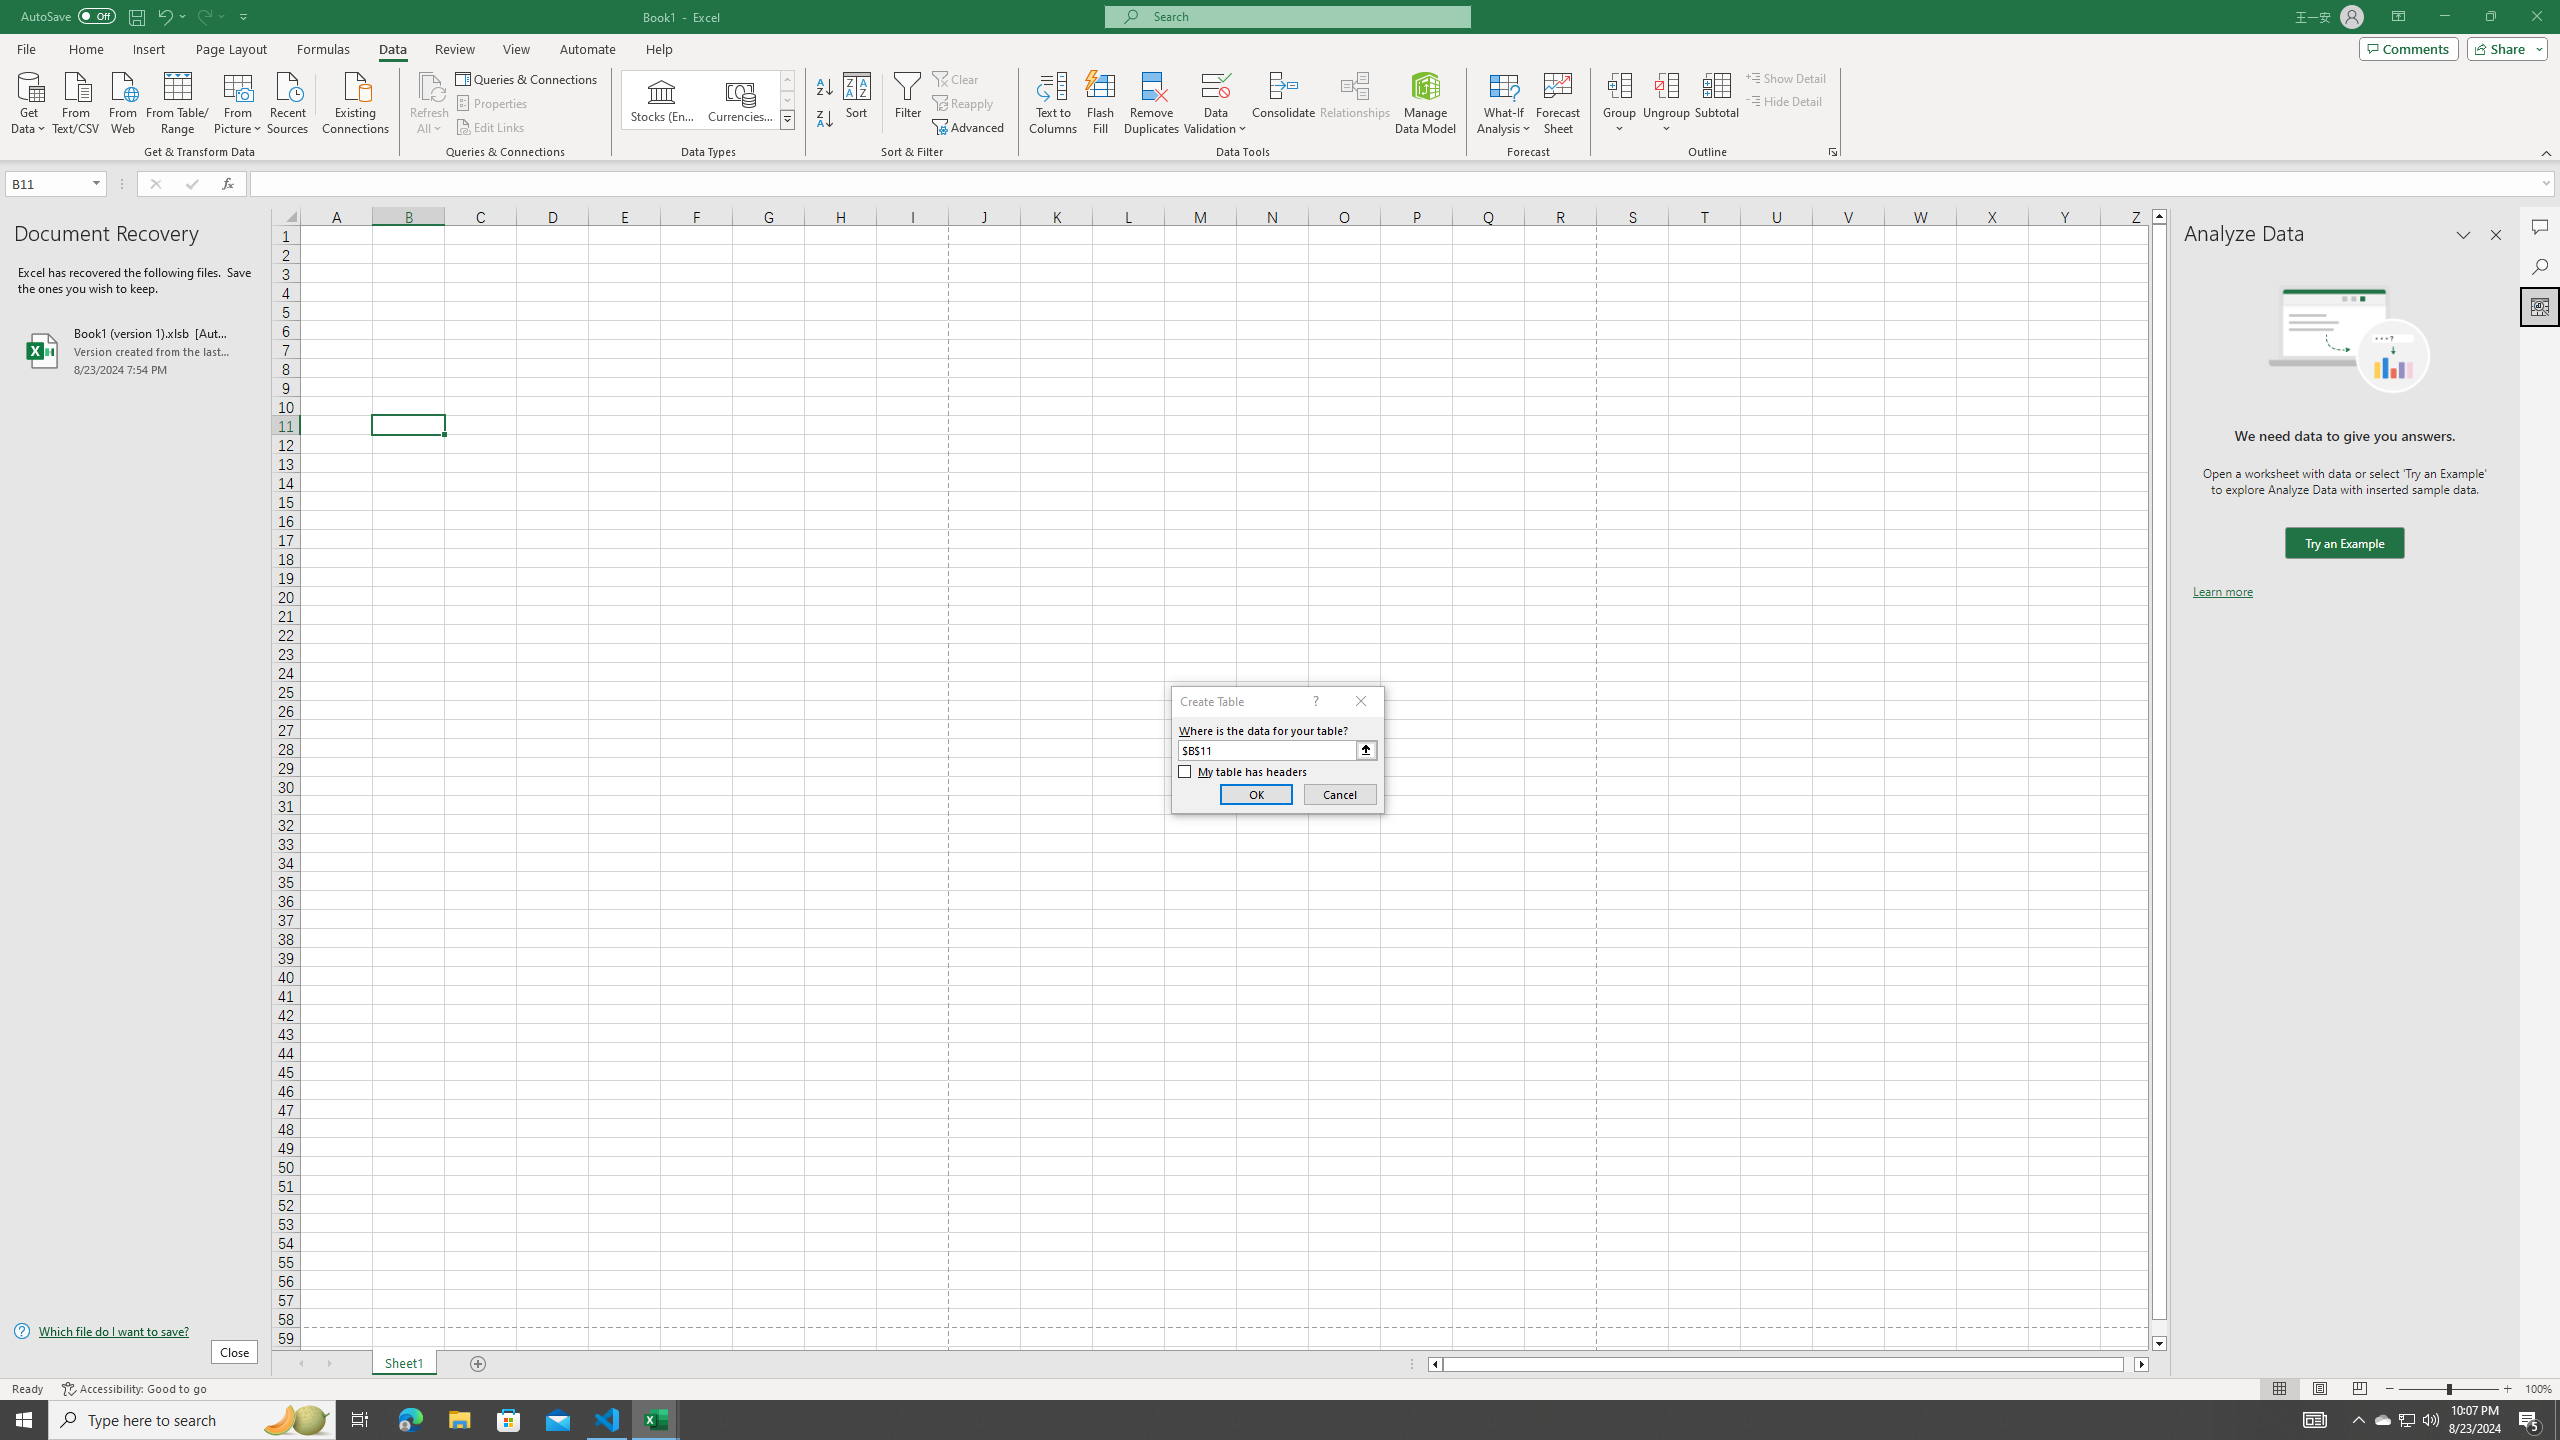  Describe the element at coordinates (493, 103) in the screenshot. I see `'Properties'` at that location.